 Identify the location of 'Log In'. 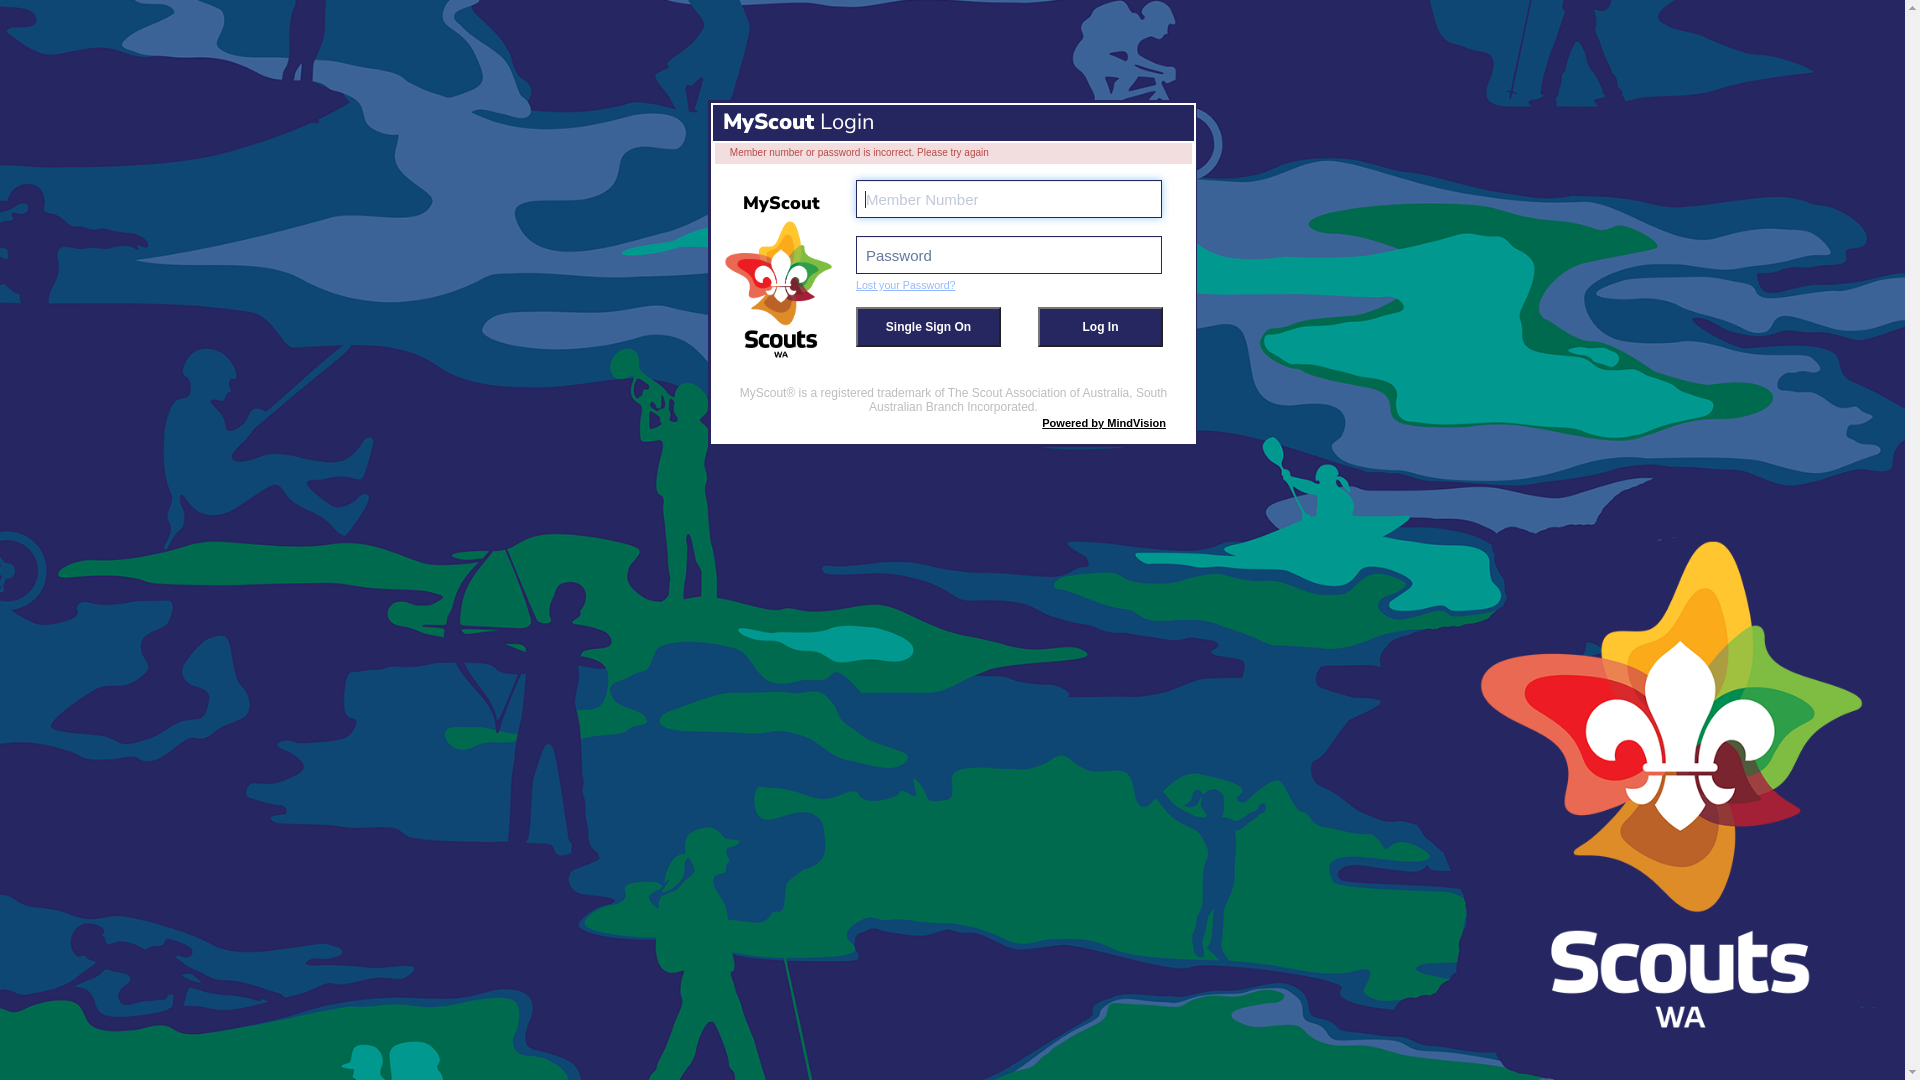
(1099, 326).